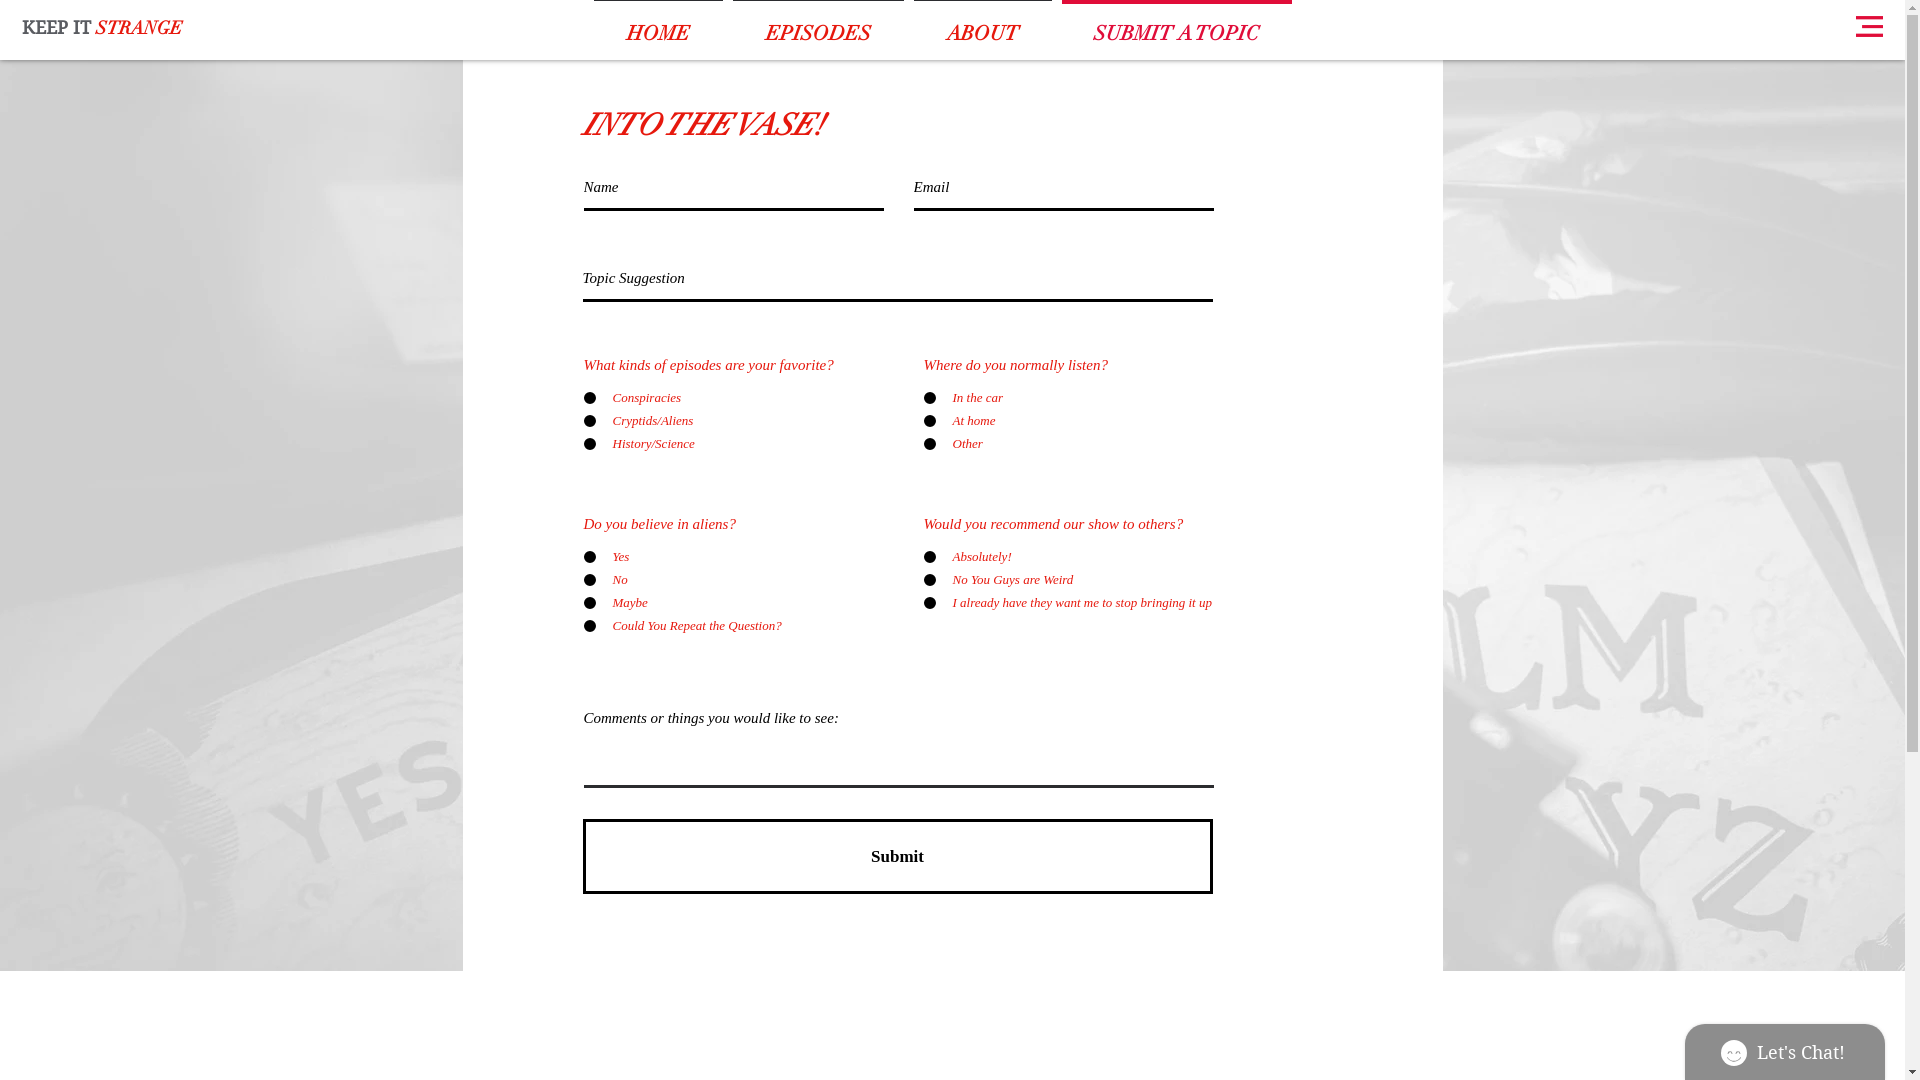 The width and height of the screenshot is (1920, 1080). I want to click on 'HOME', so click(657, 24).